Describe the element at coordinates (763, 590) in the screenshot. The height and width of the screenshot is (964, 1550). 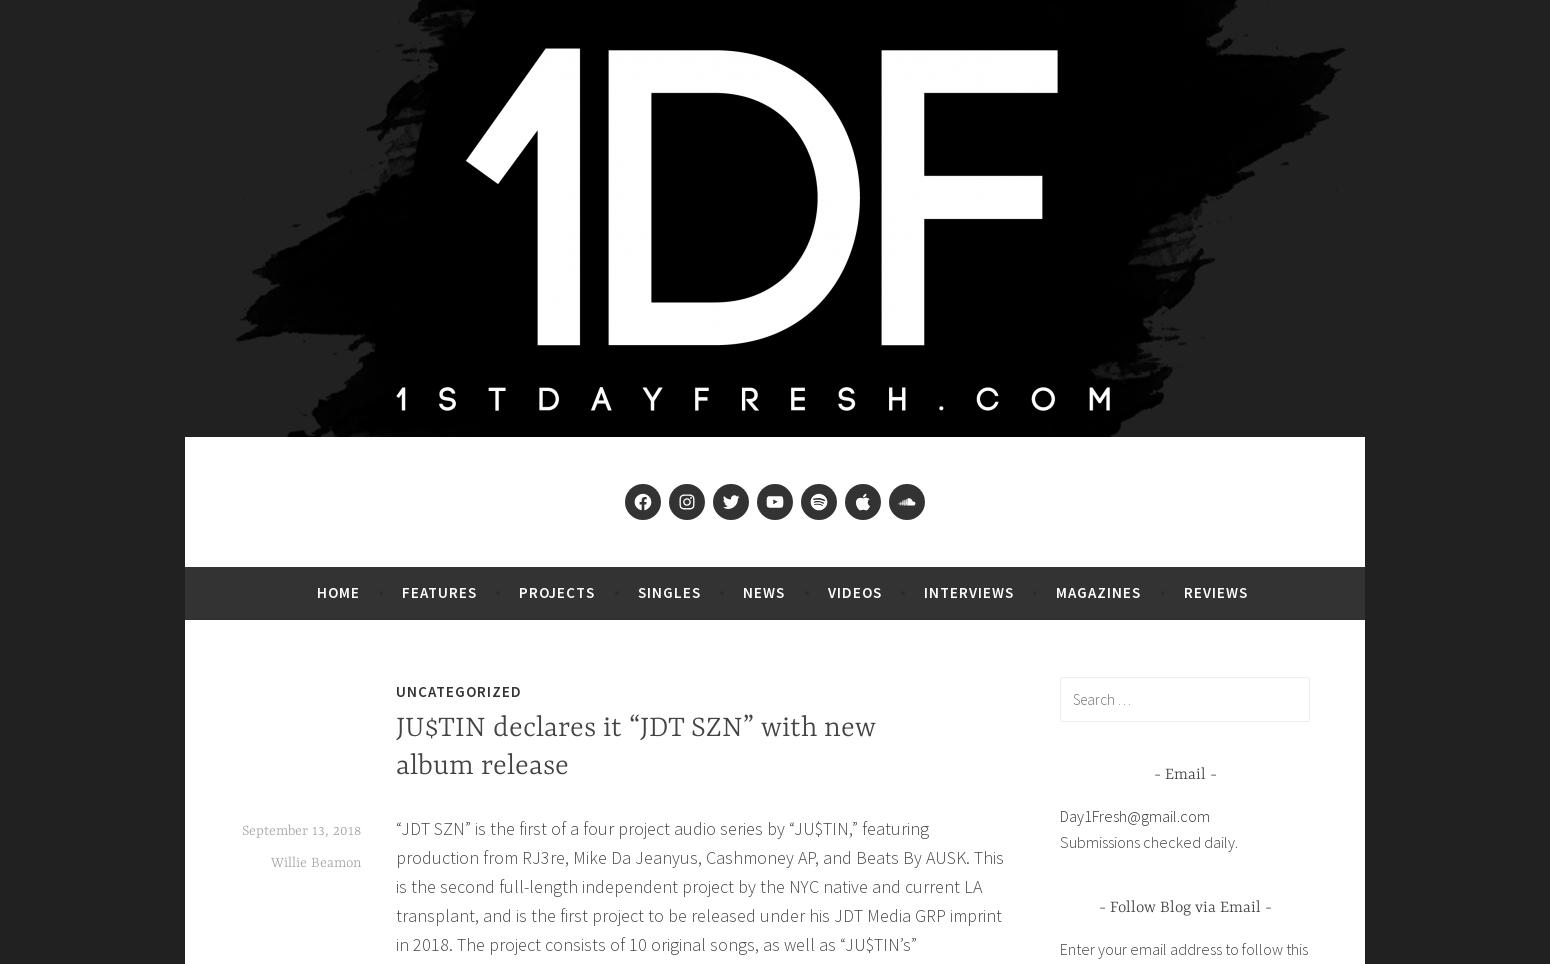
I see `'News'` at that location.